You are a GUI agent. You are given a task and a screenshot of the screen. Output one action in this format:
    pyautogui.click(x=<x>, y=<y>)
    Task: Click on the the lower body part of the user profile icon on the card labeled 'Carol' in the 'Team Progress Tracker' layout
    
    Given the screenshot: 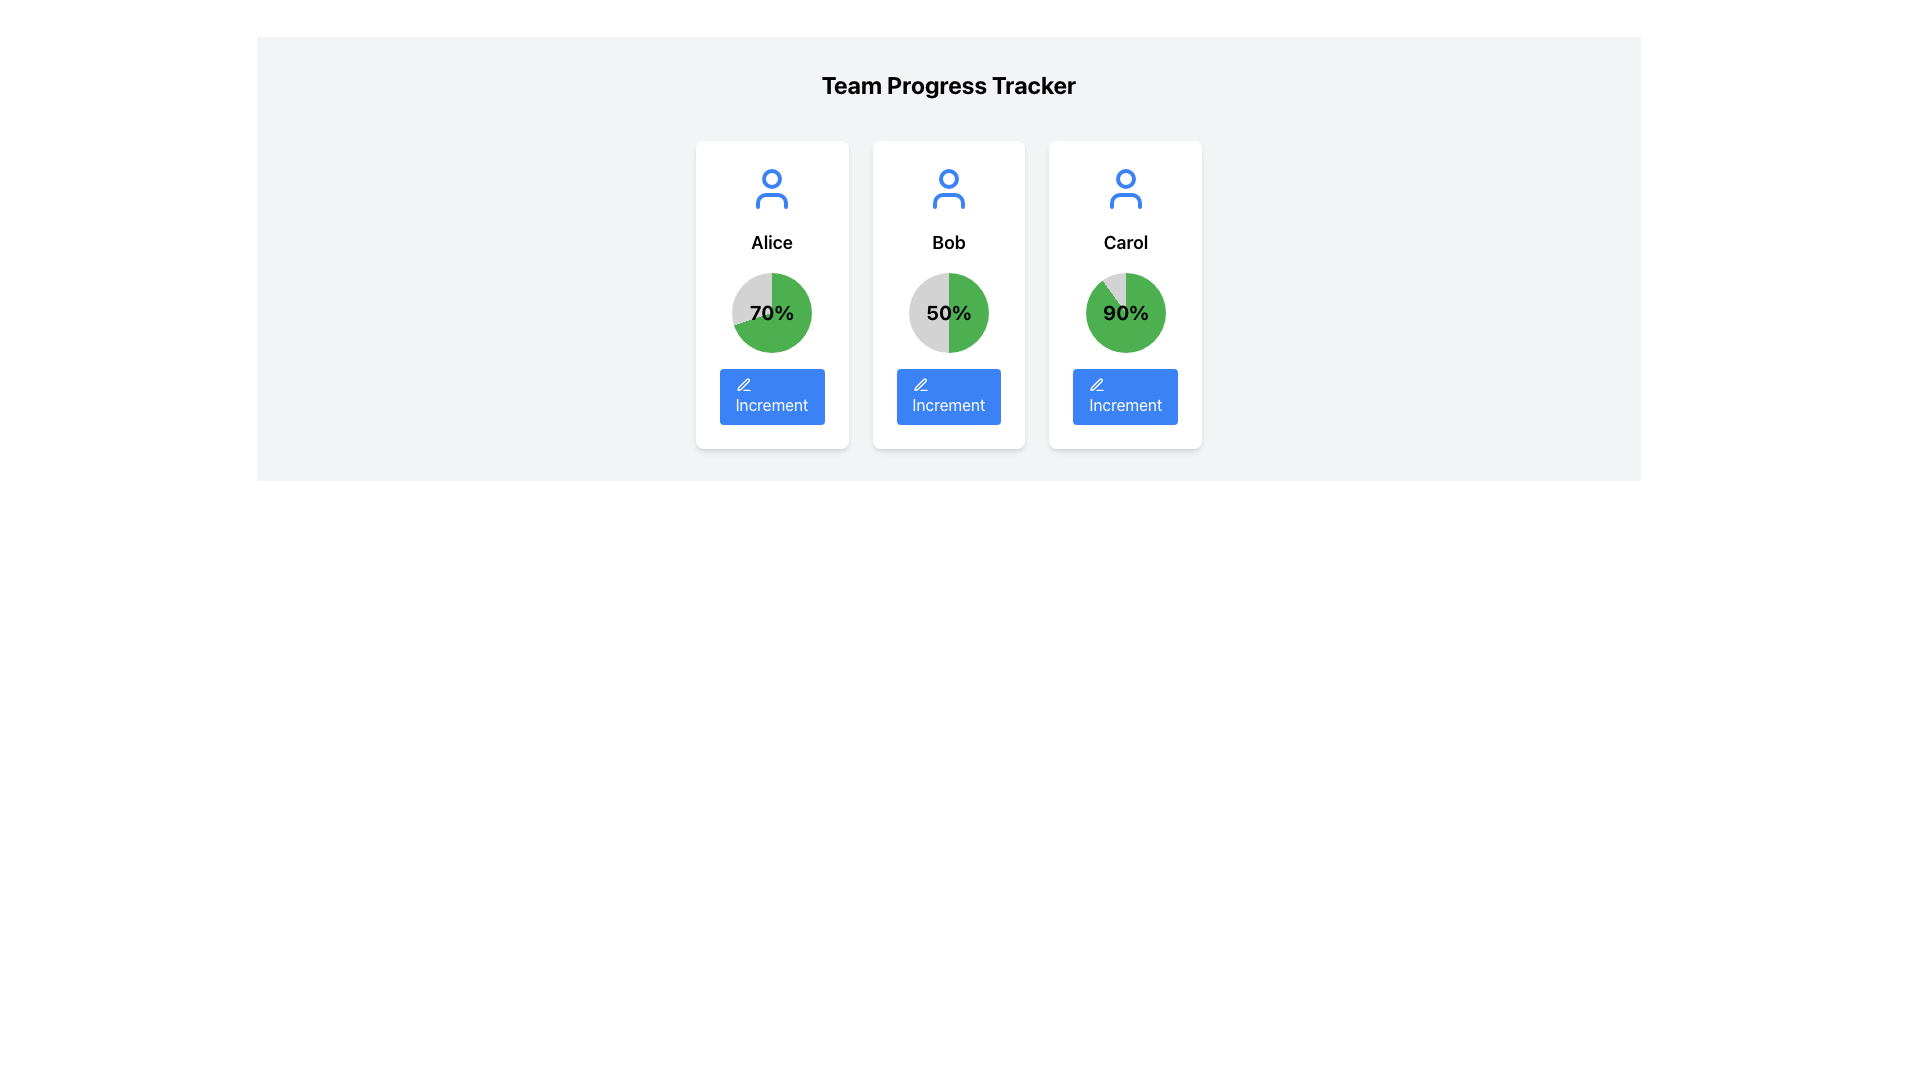 What is the action you would take?
    pyautogui.click(x=1125, y=200)
    